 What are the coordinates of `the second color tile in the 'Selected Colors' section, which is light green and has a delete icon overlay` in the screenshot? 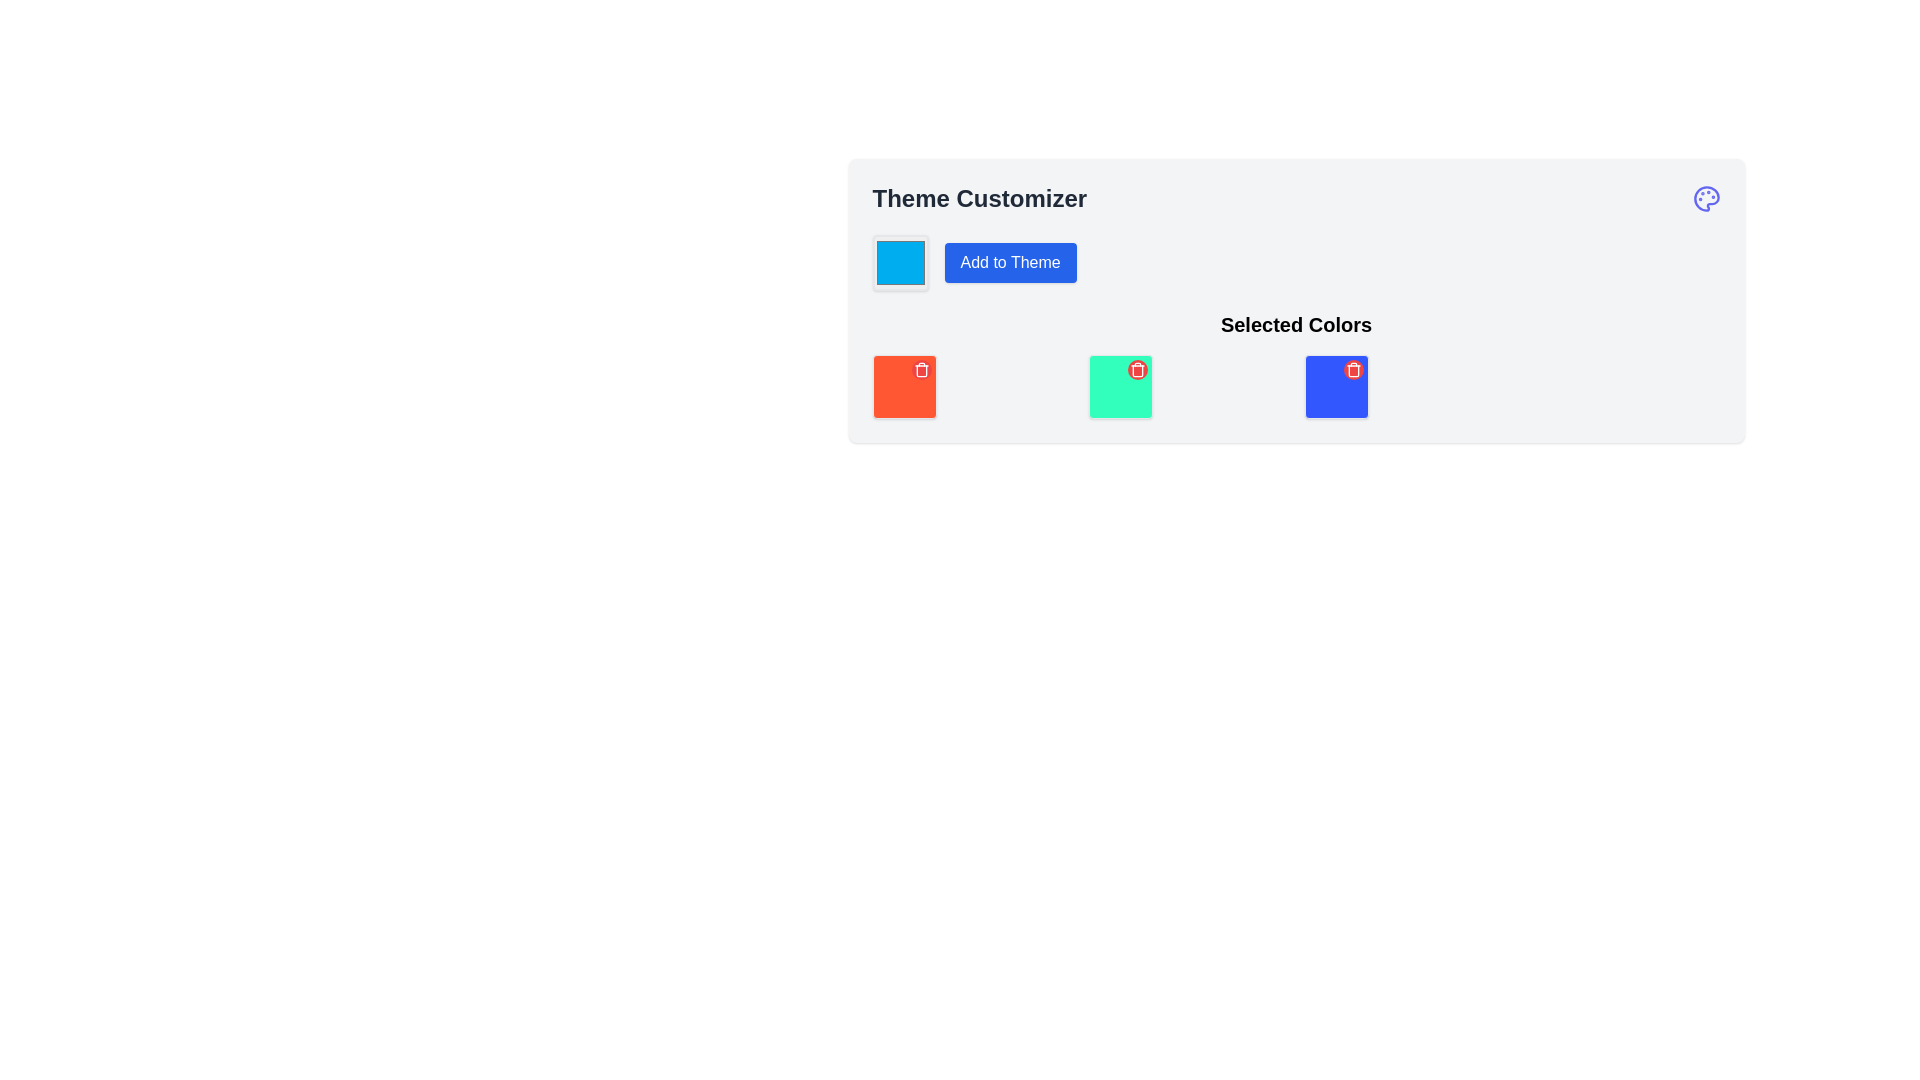 It's located at (1120, 386).